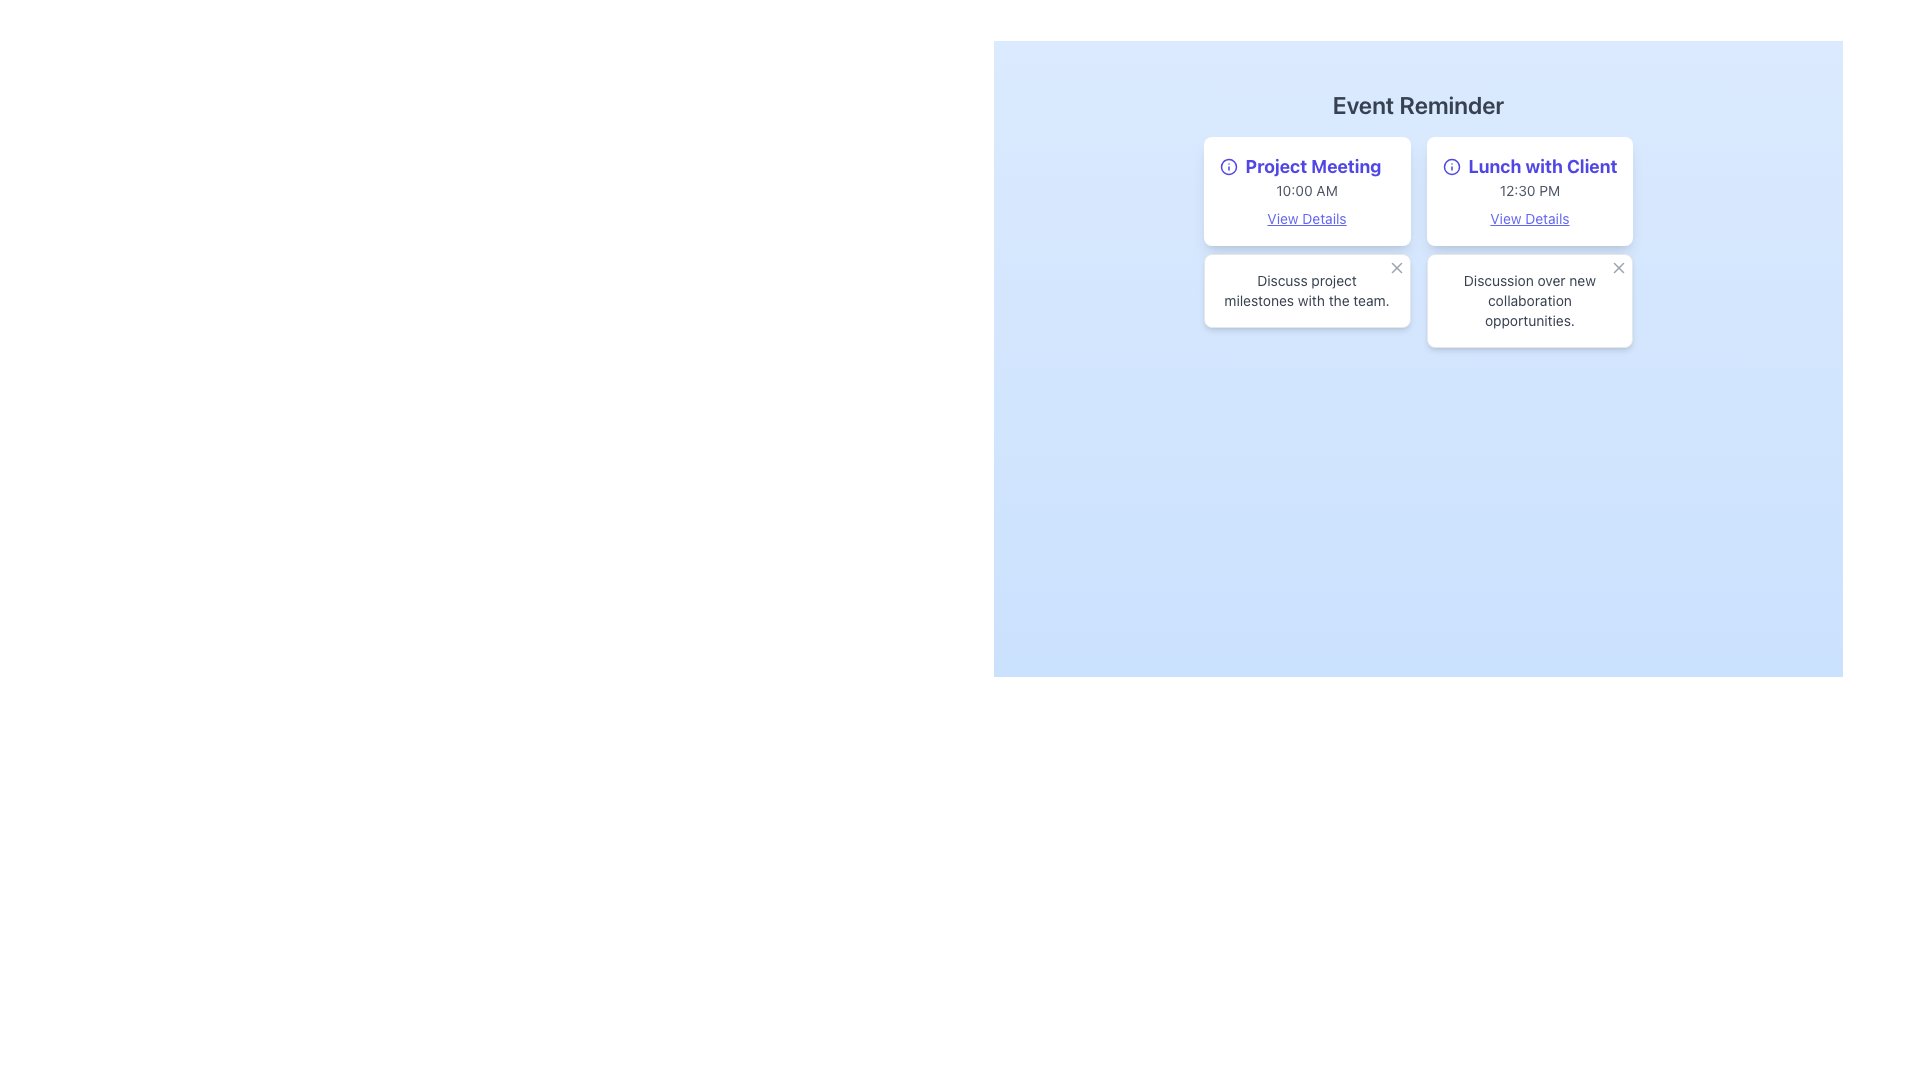 Image resolution: width=1920 pixels, height=1080 pixels. Describe the element at coordinates (1227, 165) in the screenshot. I see `the SVG Circle element with a radius of 10, located to the left of the 'Project Meeting' title text` at that location.